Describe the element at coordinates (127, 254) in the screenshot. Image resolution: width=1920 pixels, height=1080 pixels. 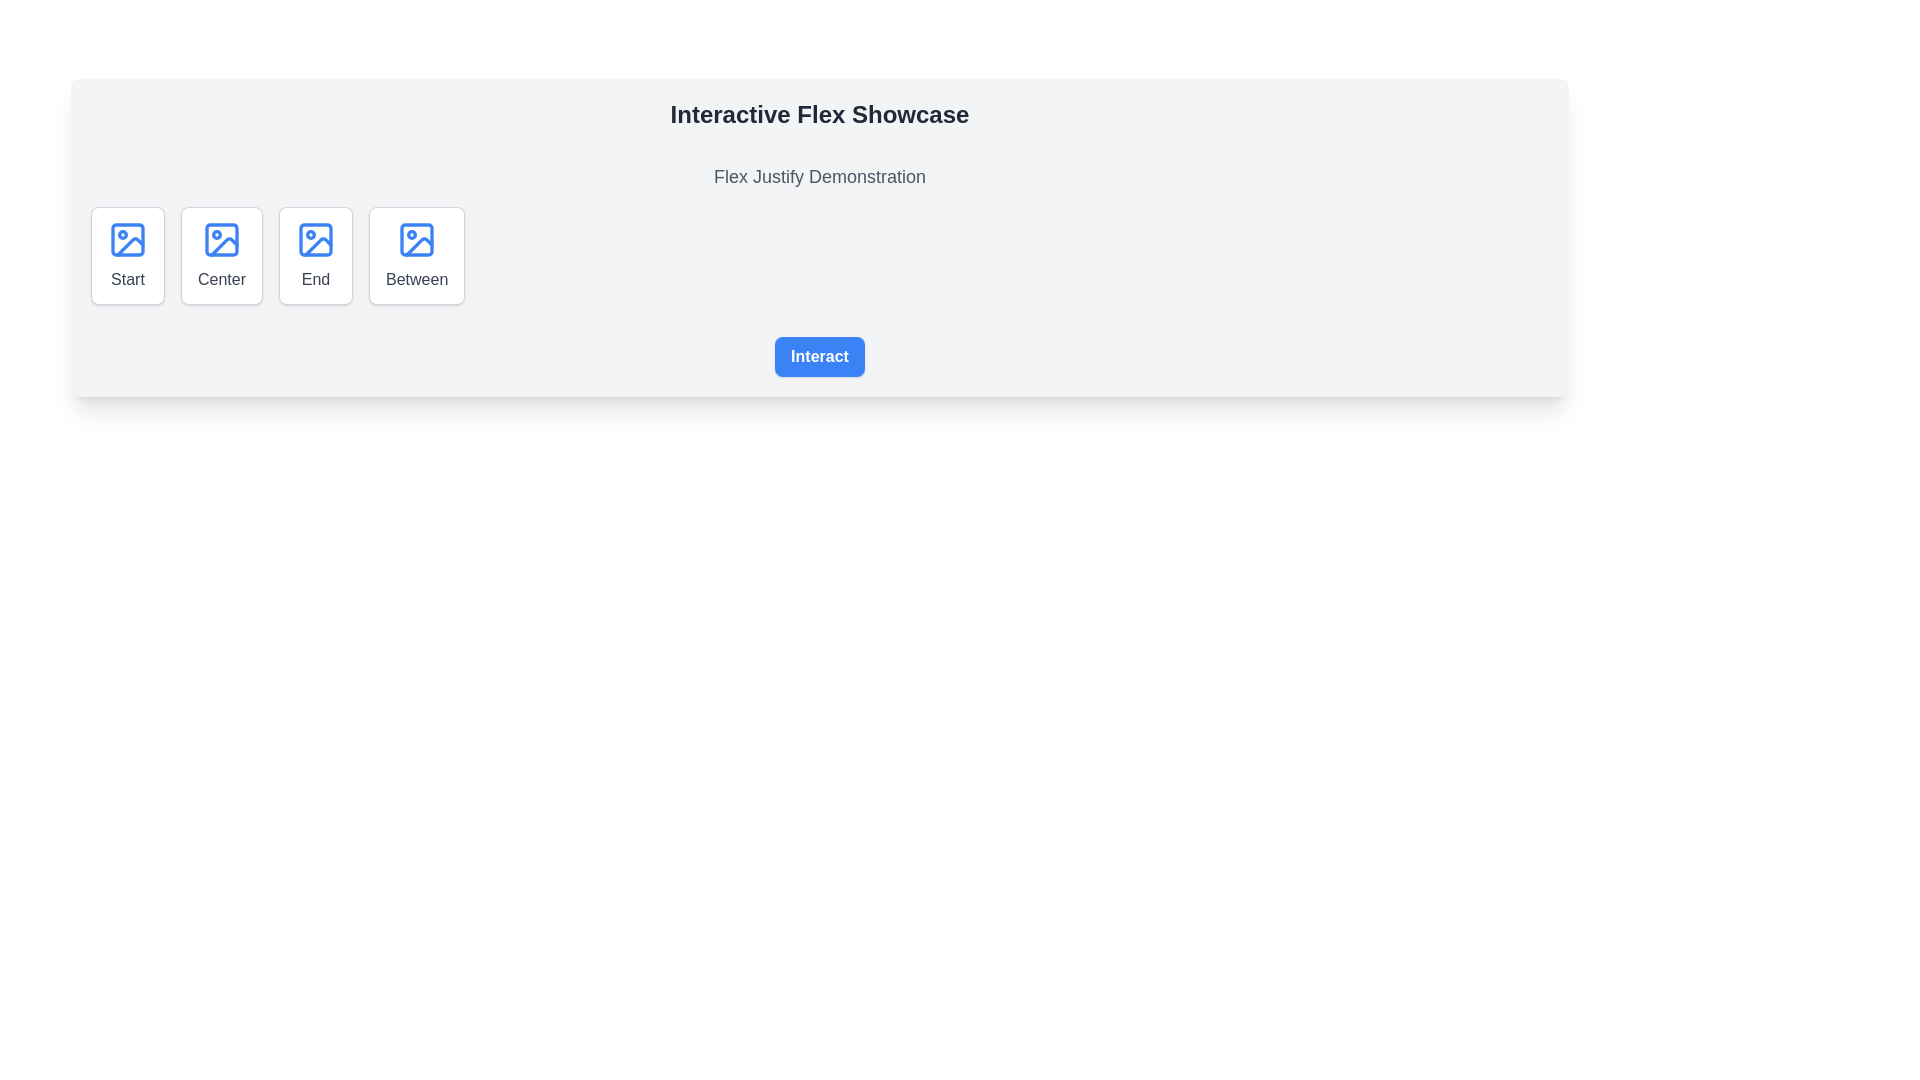
I see `the Composite component labeled 'Start' which contains an icon and a label` at that location.